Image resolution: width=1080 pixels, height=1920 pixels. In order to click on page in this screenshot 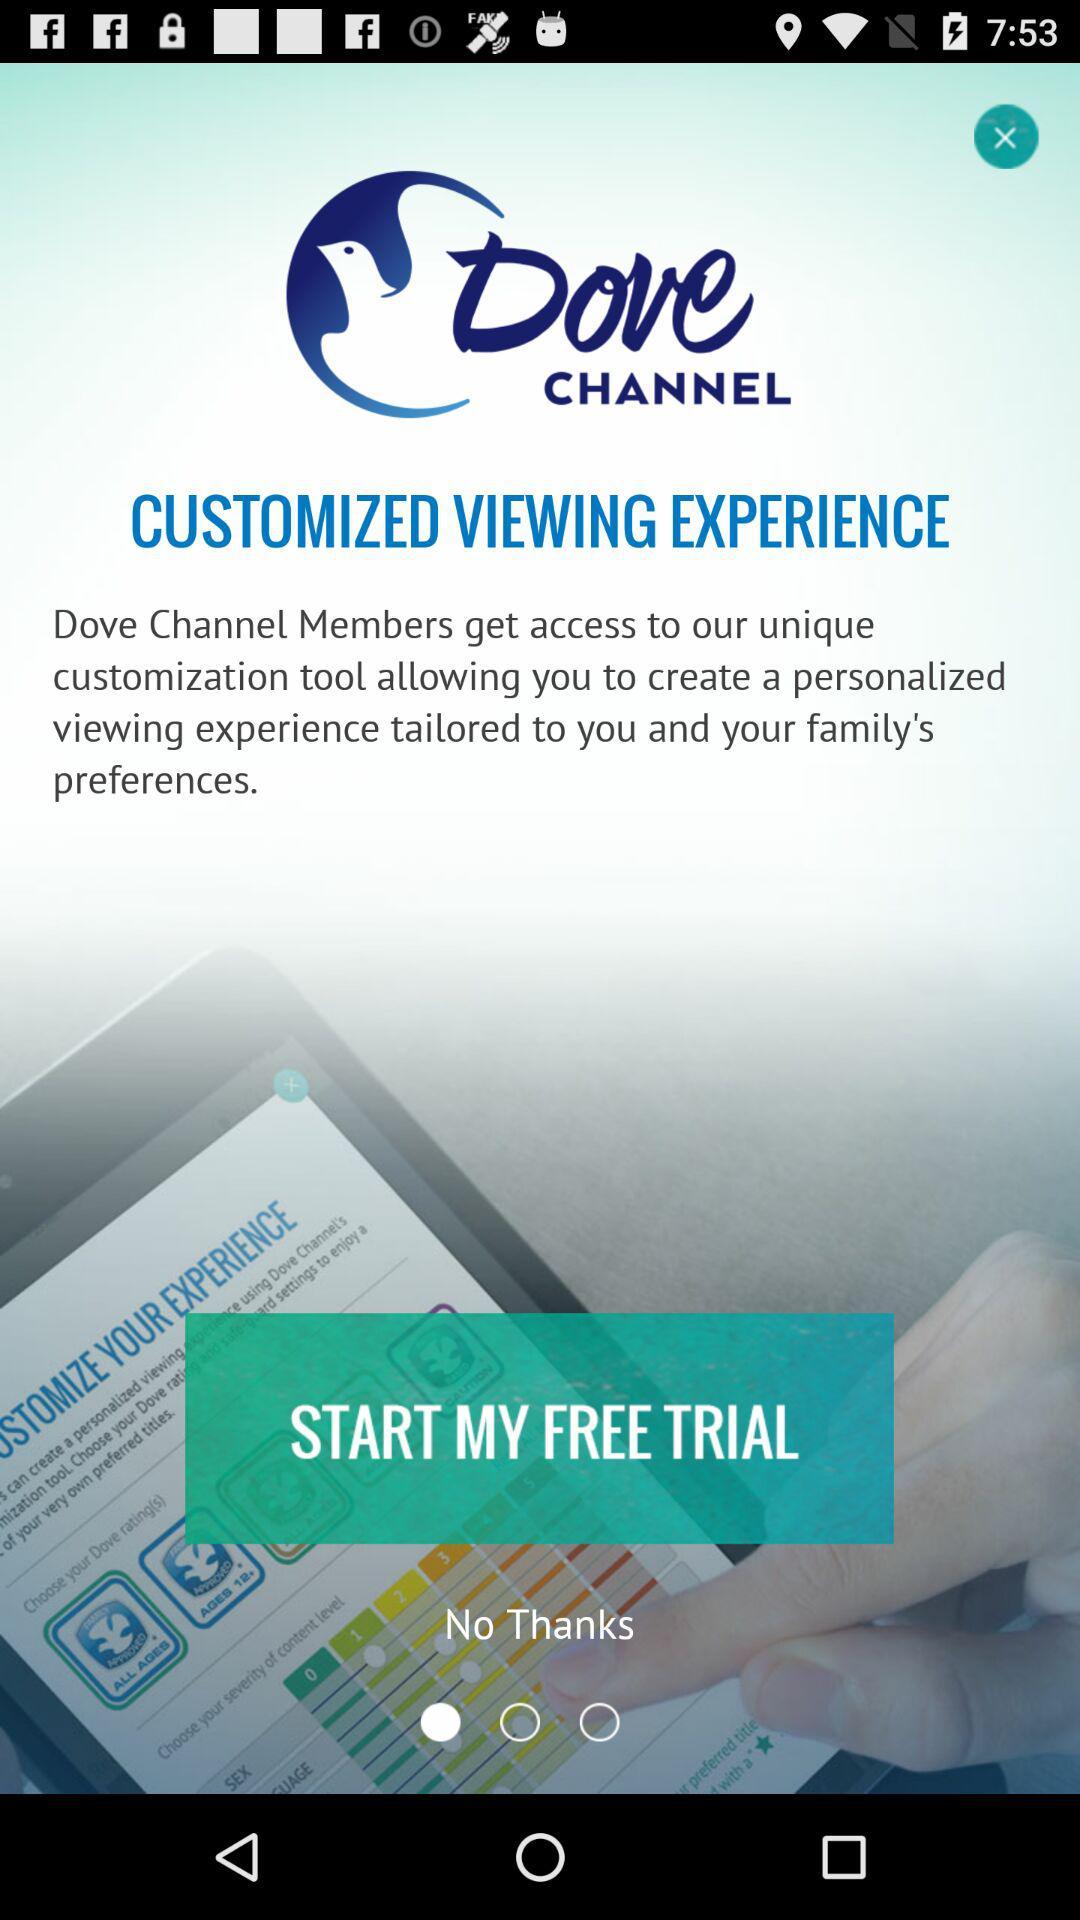, I will do `click(1007, 134)`.